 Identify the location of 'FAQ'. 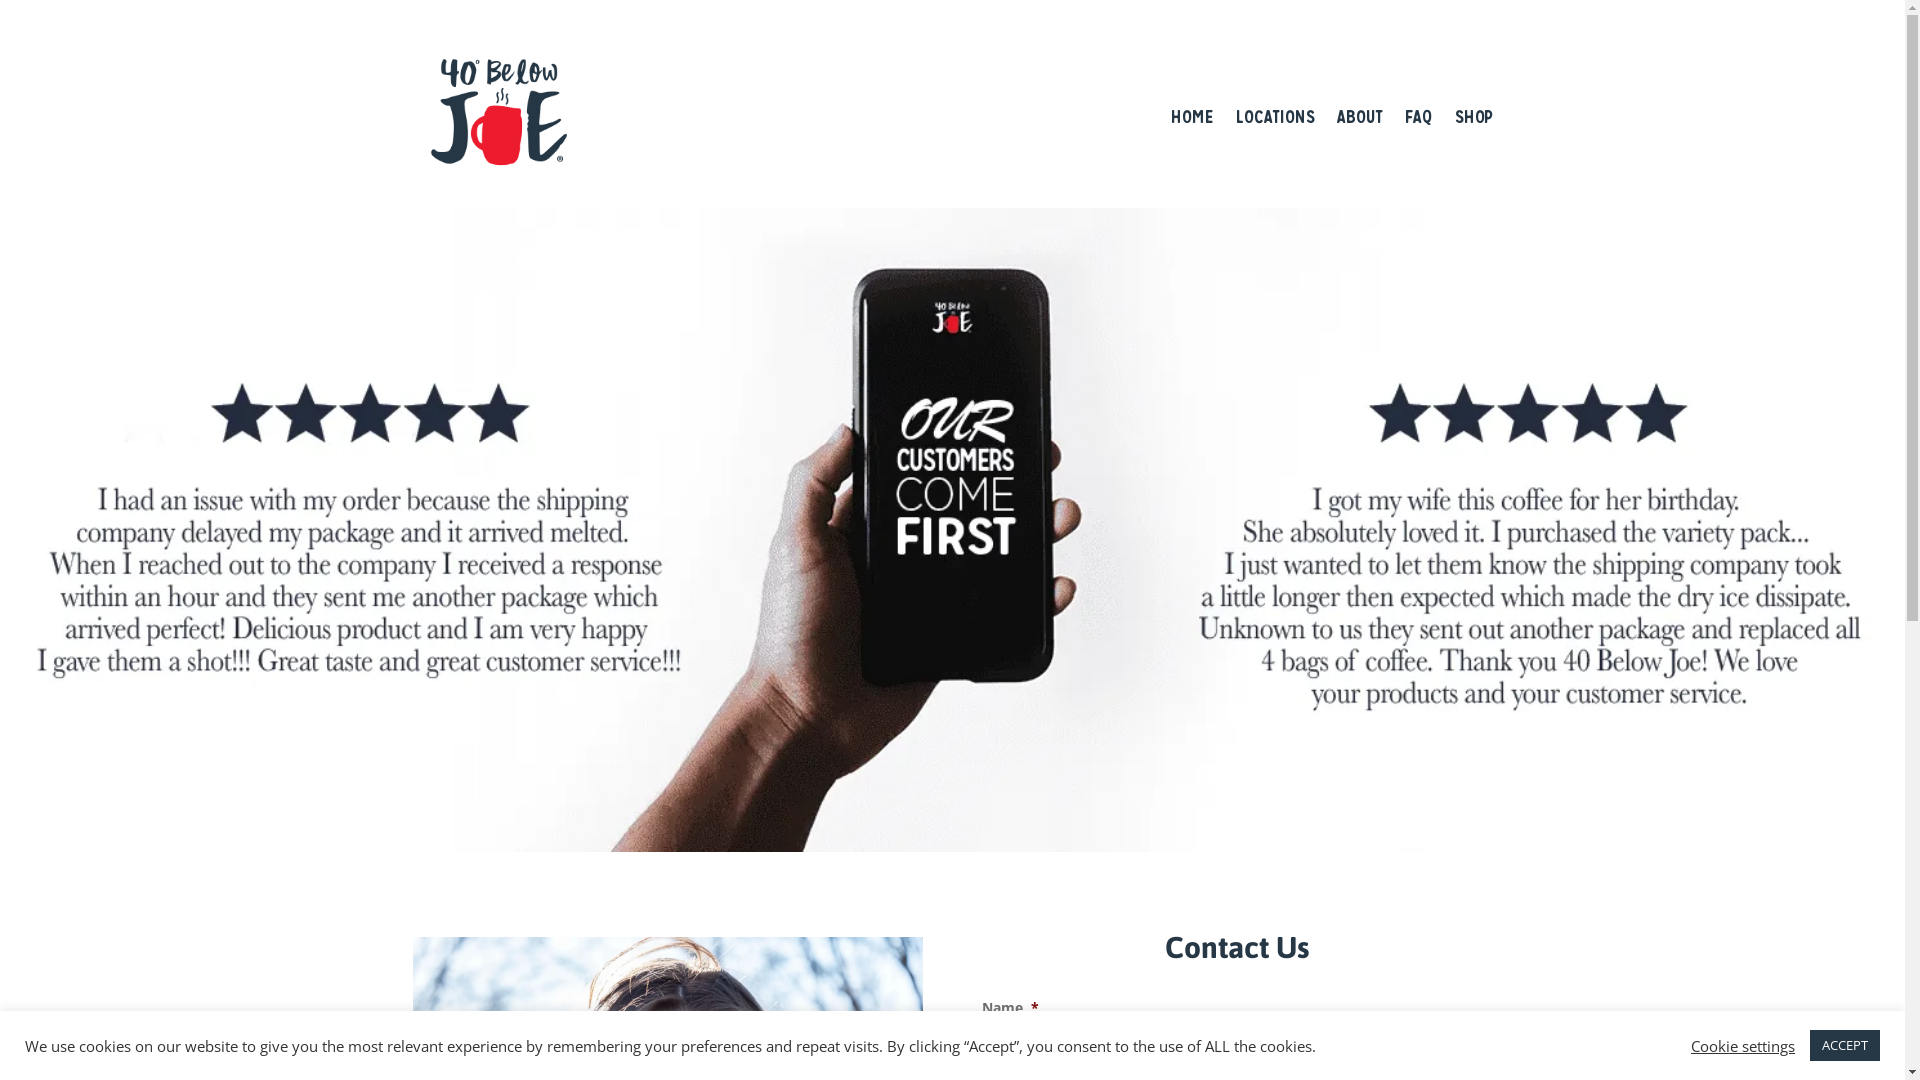
(1416, 117).